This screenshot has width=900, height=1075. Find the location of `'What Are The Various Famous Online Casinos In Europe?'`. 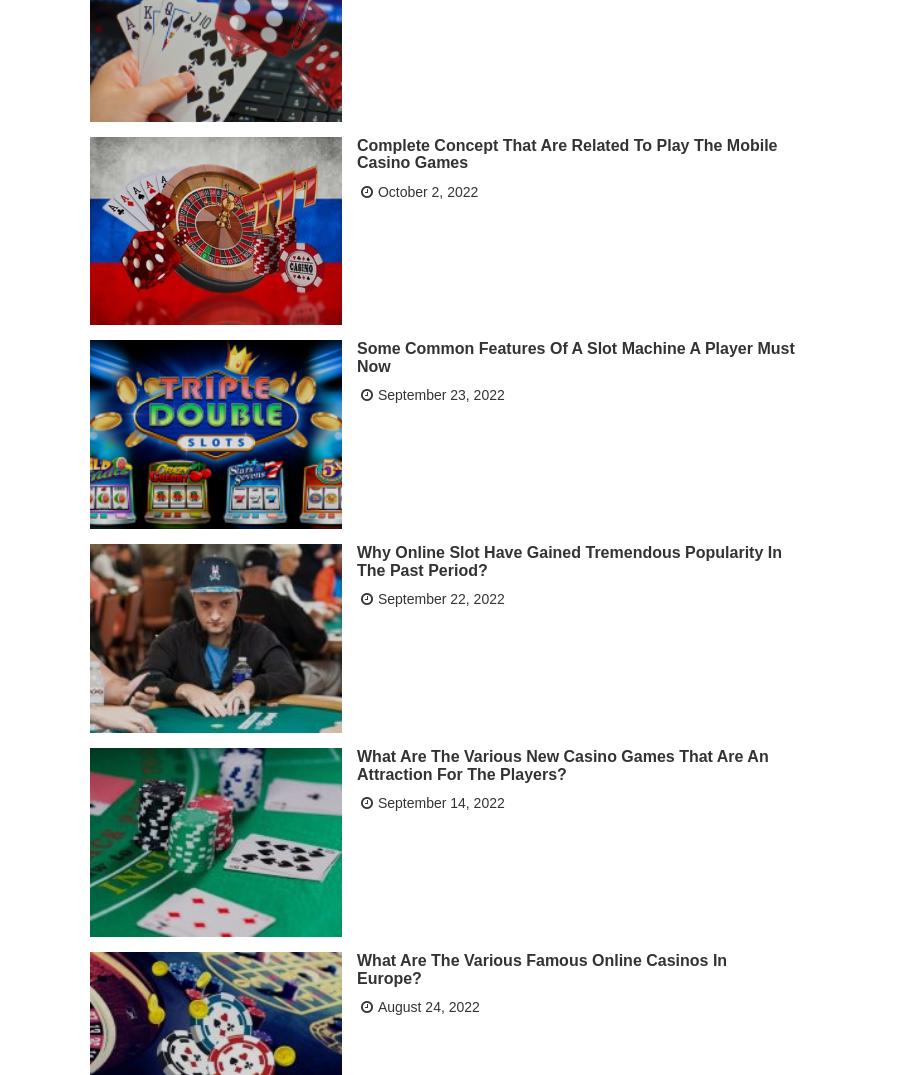

'What Are The Various Famous Online Casinos In Europe?' is located at coordinates (540, 968).